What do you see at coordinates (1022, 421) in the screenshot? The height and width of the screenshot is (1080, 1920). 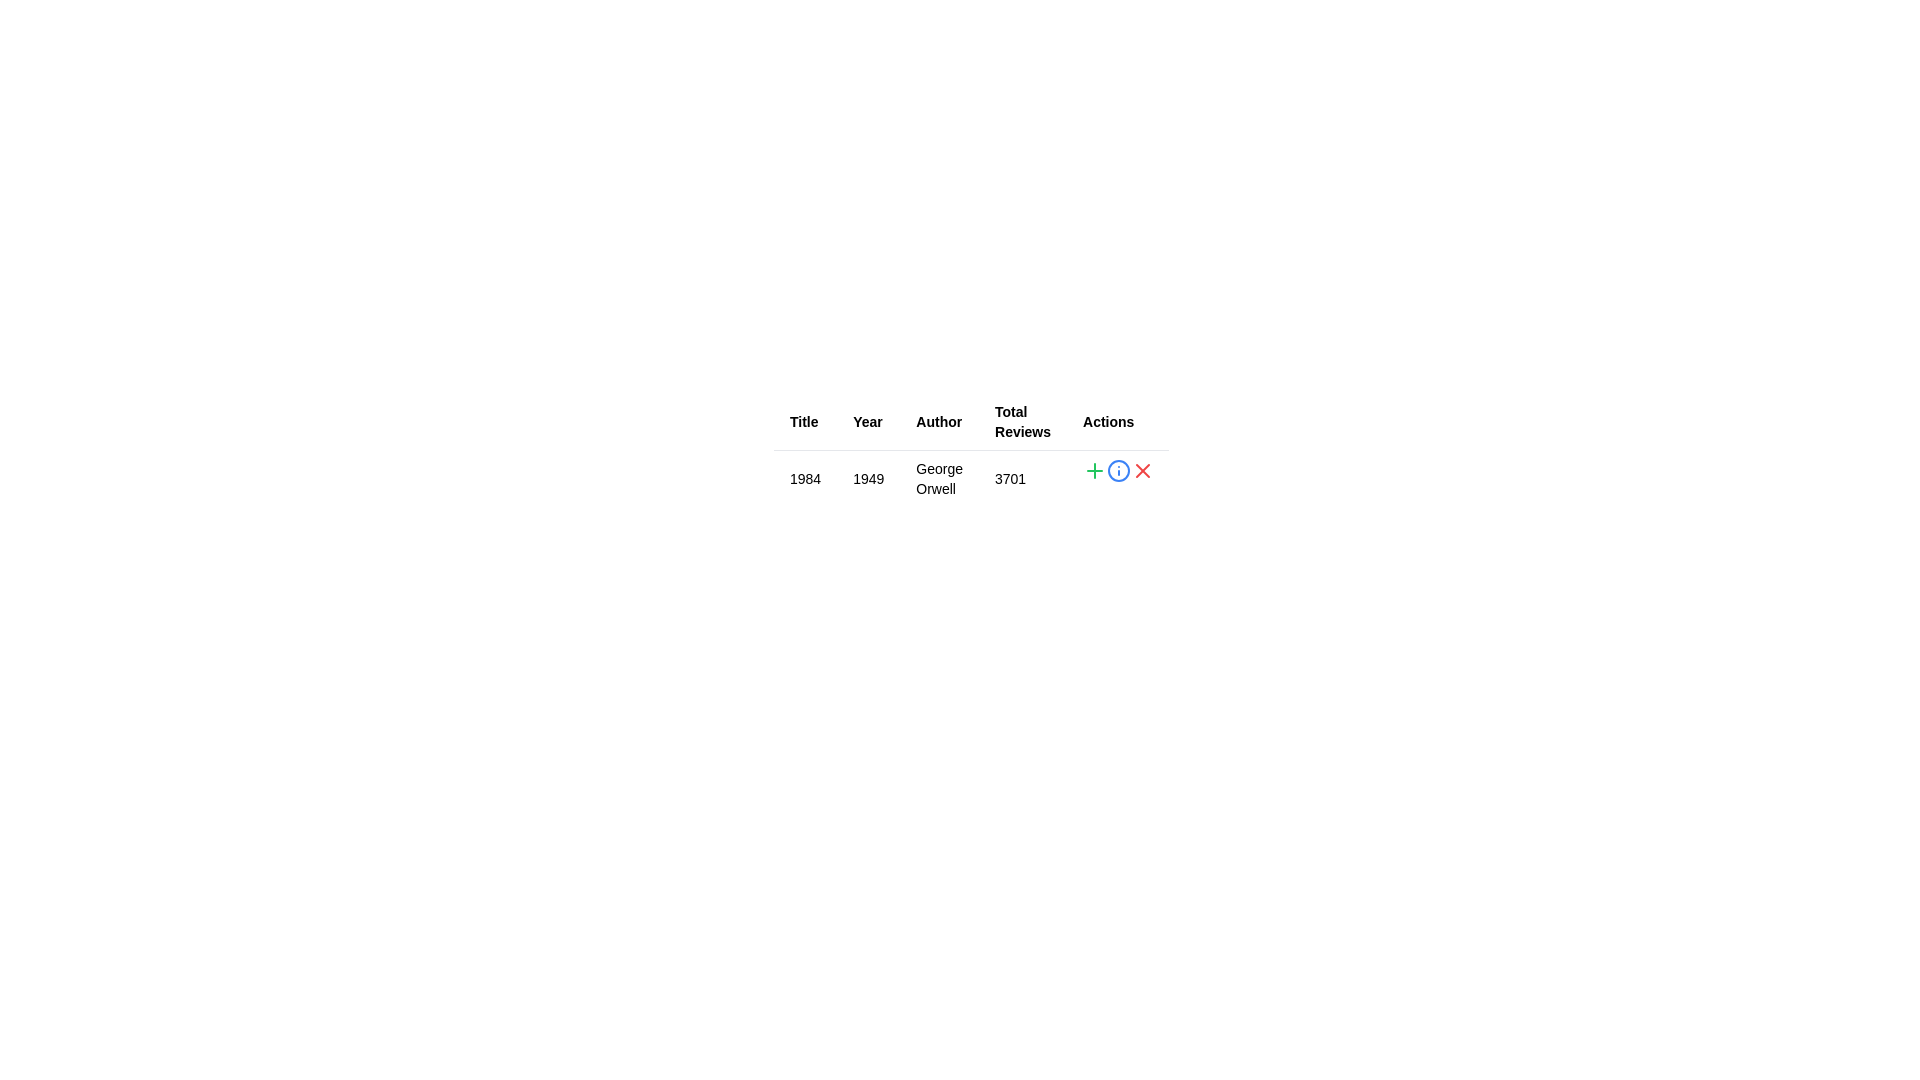 I see `text label 'Total Reviews' which is the fourth label in a horizontal row of text labels at the top of a table-like structure` at bounding box center [1022, 421].